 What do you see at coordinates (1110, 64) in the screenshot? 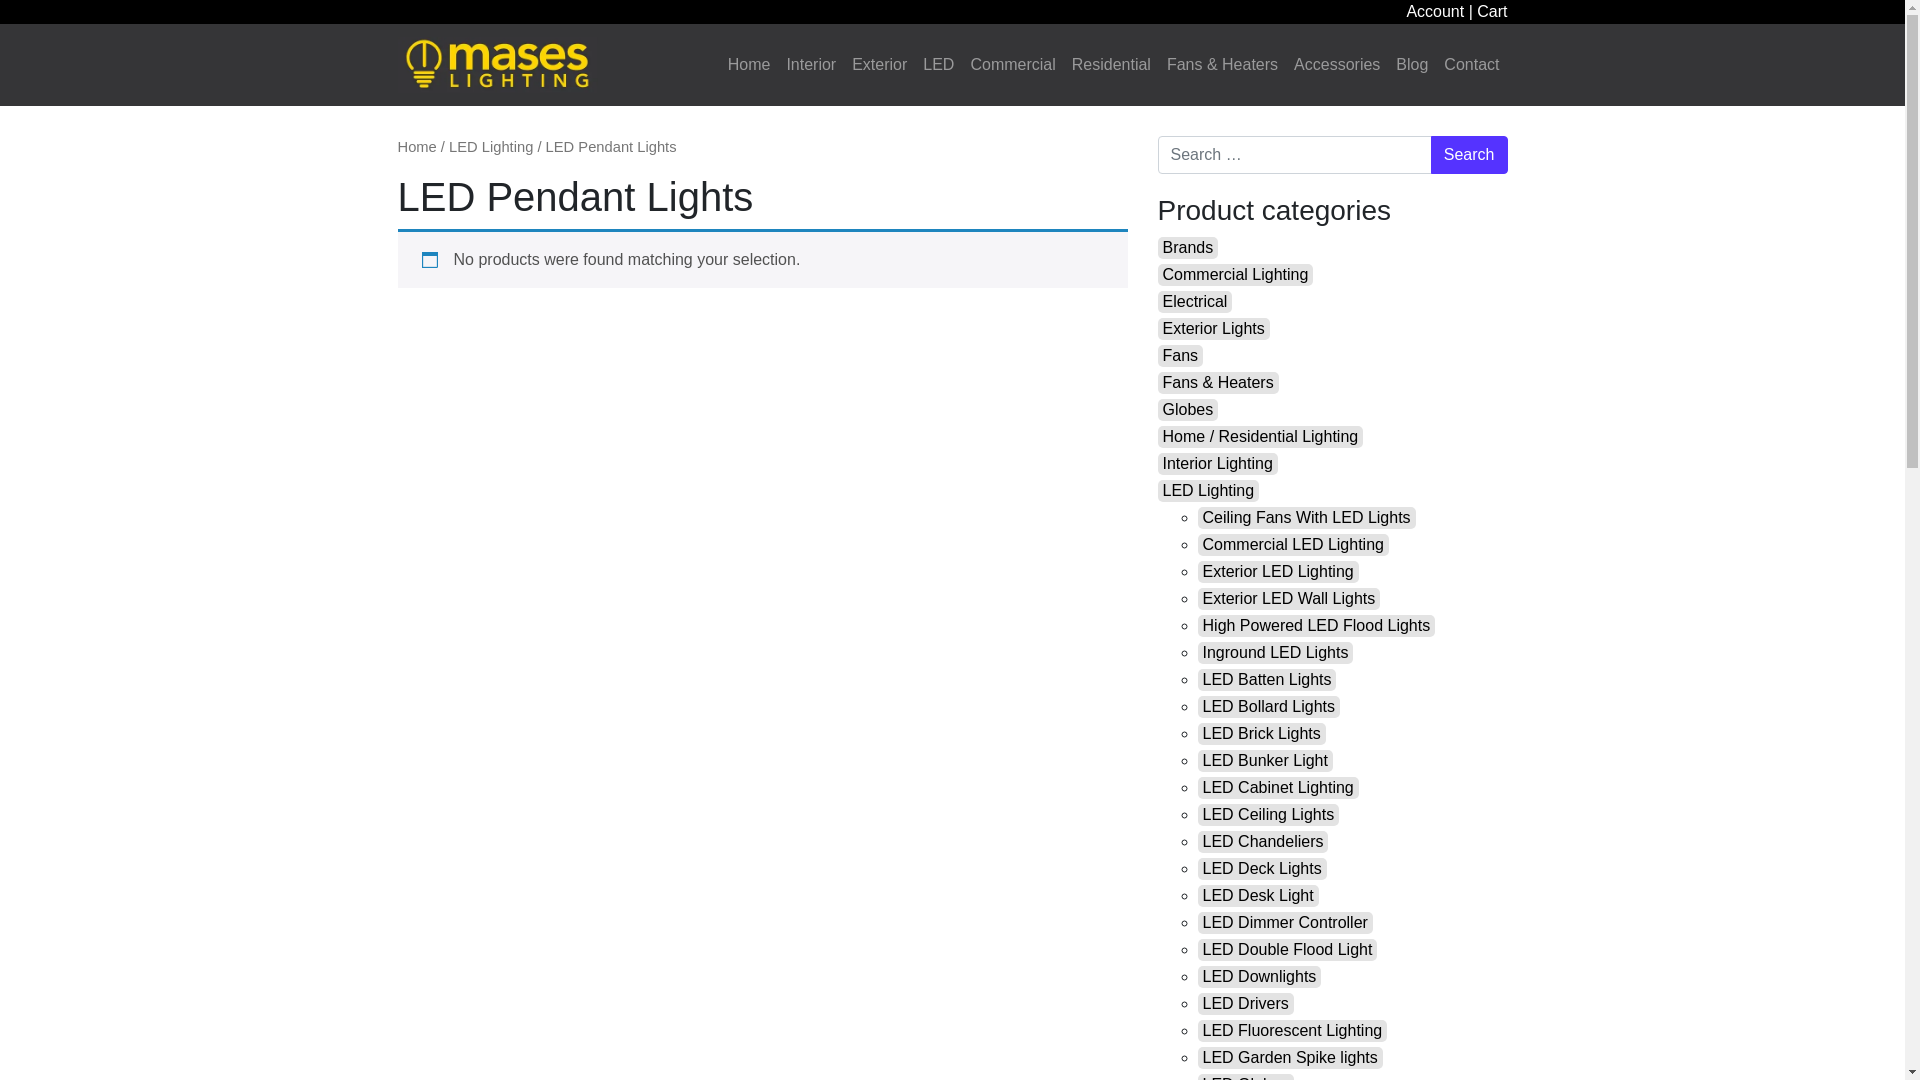
I see `'Residential'` at bounding box center [1110, 64].